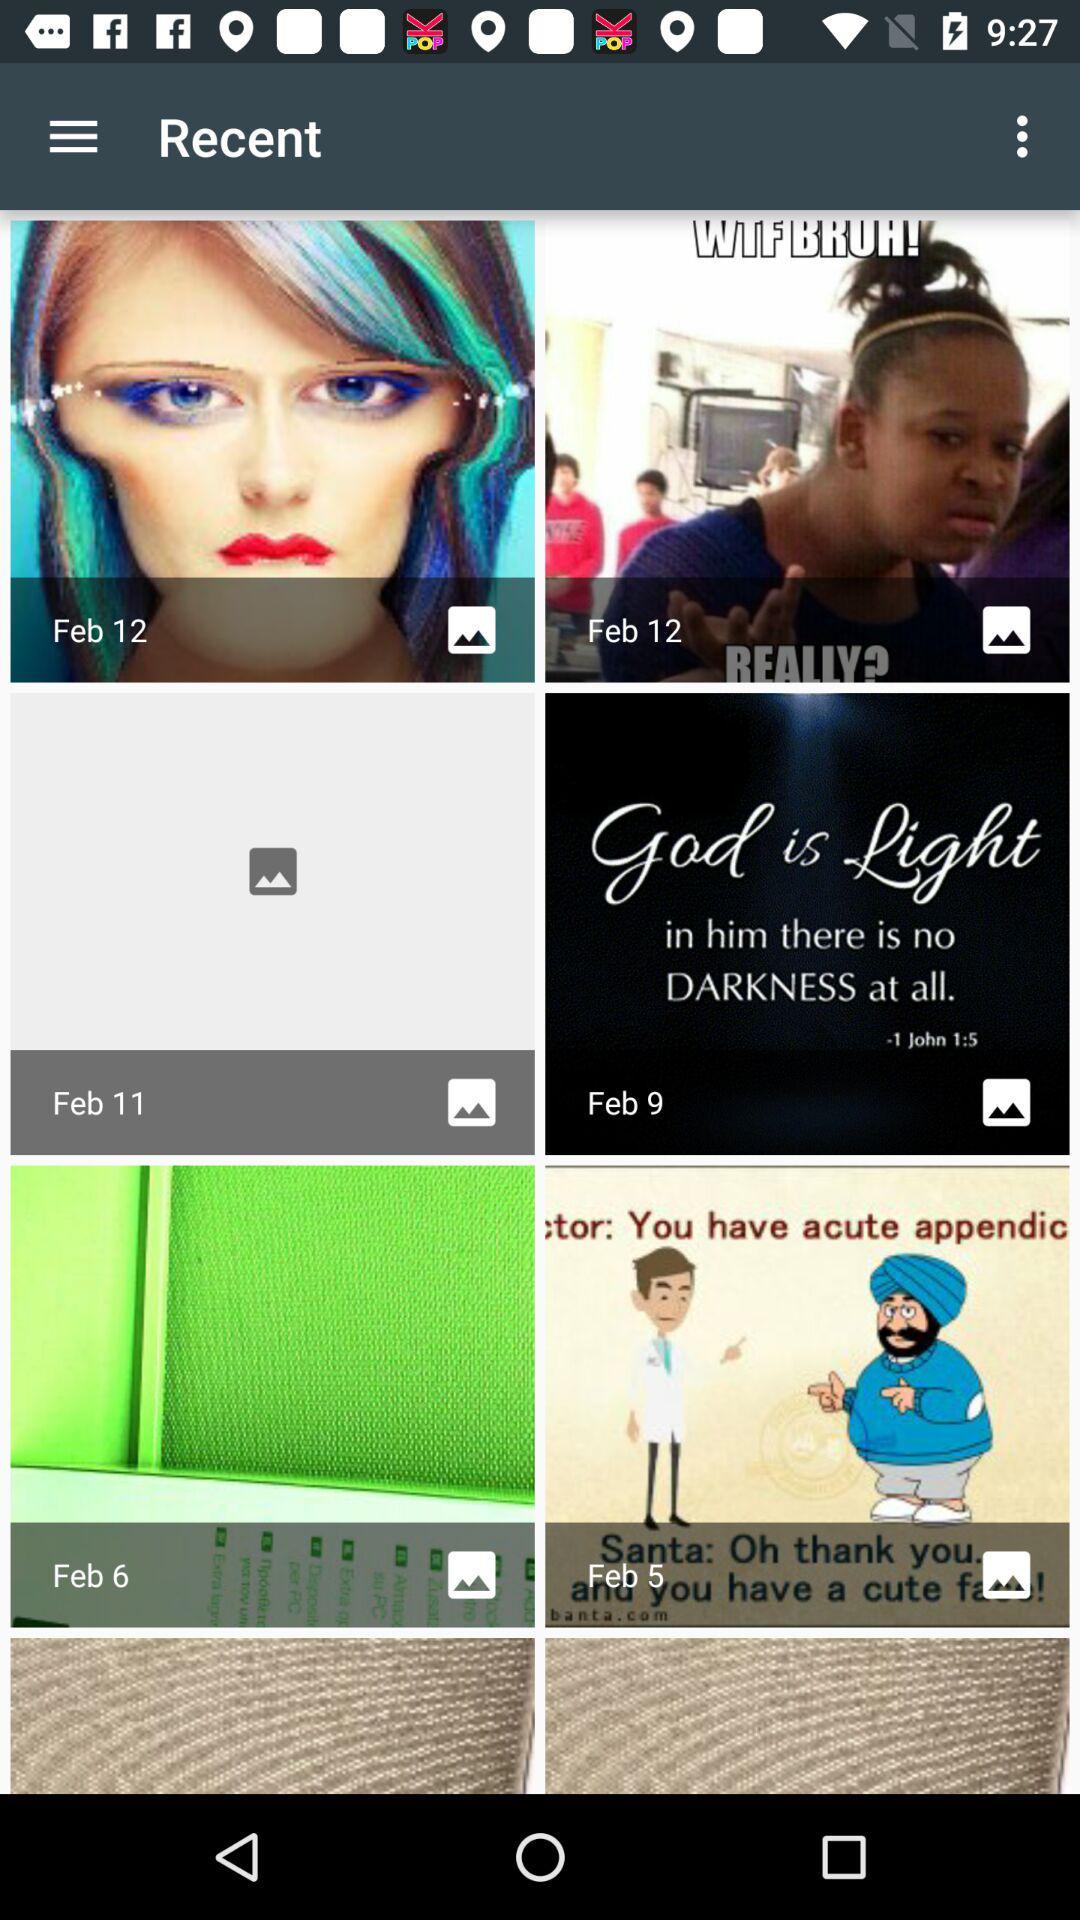 This screenshot has height=1920, width=1080. I want to click on the app next to the recent item, so click(72, 135).